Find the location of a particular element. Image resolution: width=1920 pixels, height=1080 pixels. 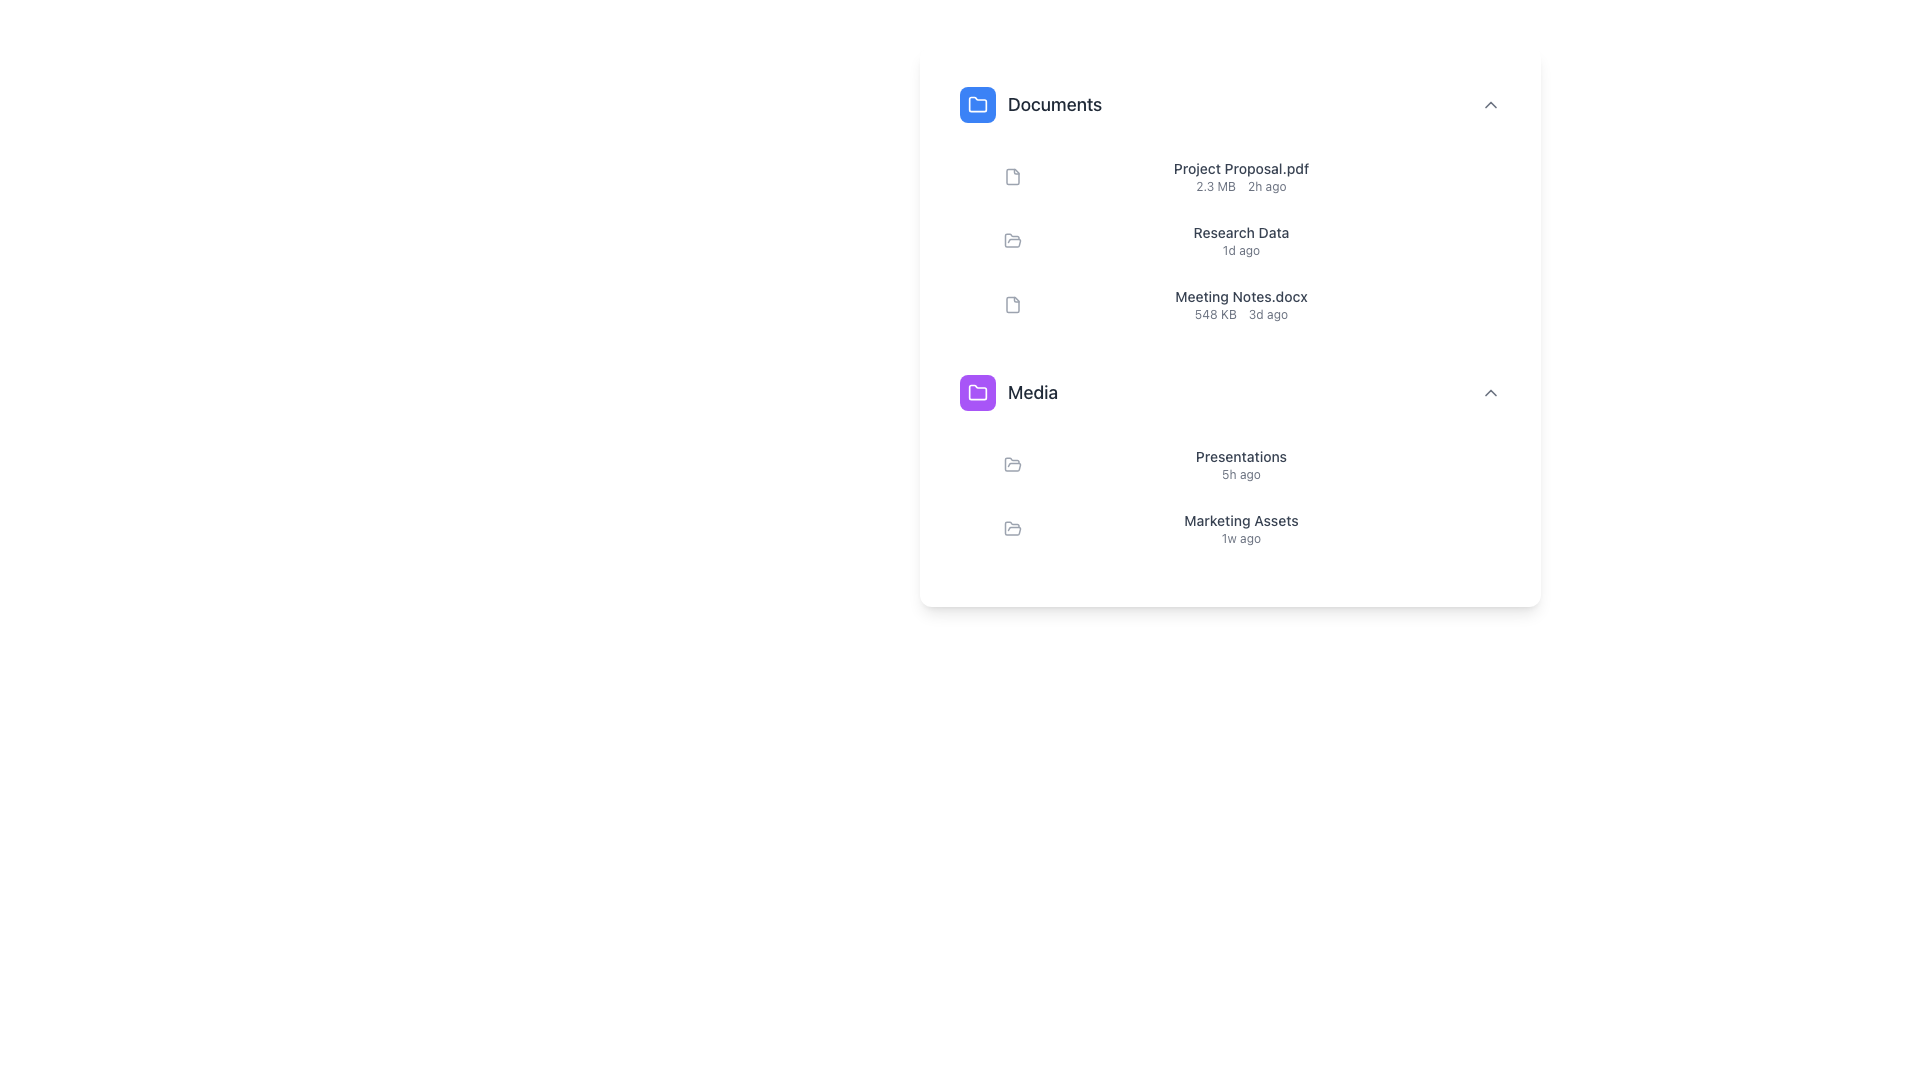

the folder icon located in the 'Media' section, positioned to the left of the 'Media' label text, which is part of a group with a purple background and rounded corners is located at coordinates (978, 393).